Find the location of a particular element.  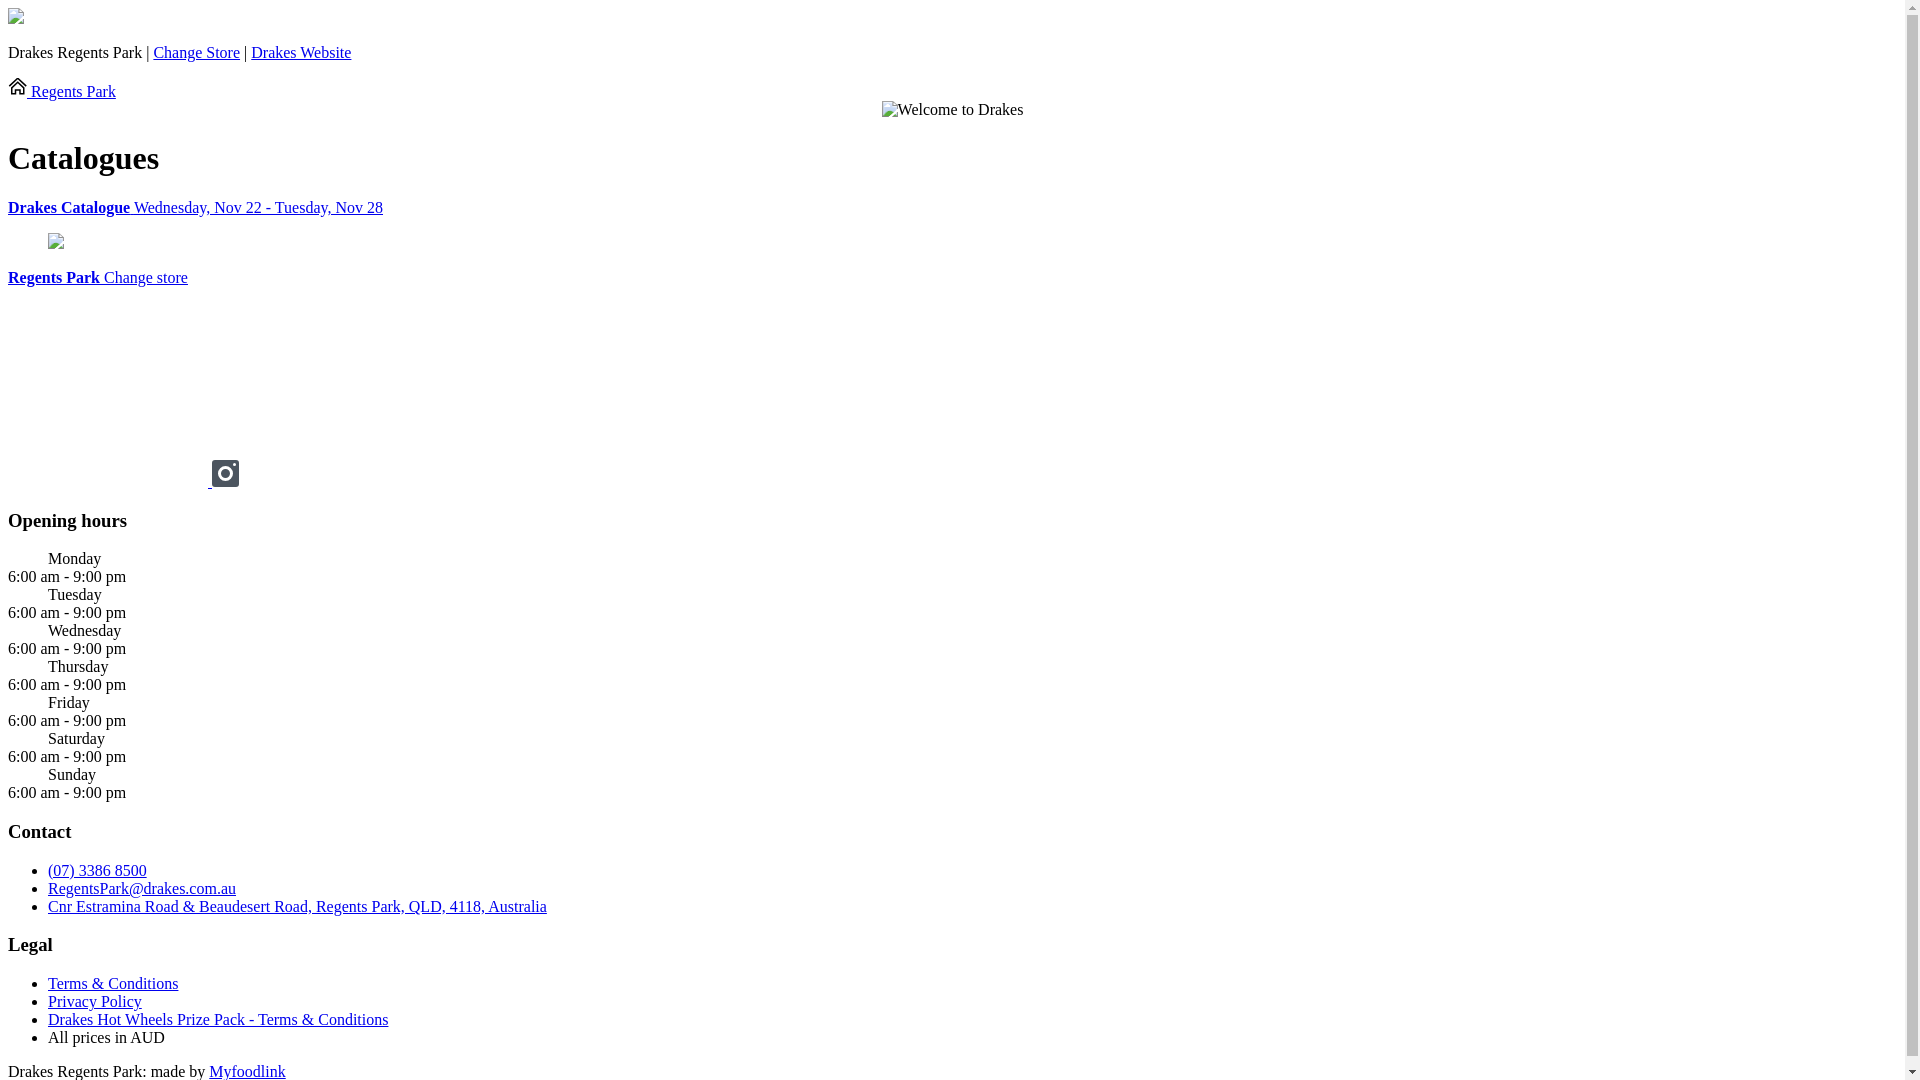

'Privacy Policy' is located at coordinates (94, 1001).